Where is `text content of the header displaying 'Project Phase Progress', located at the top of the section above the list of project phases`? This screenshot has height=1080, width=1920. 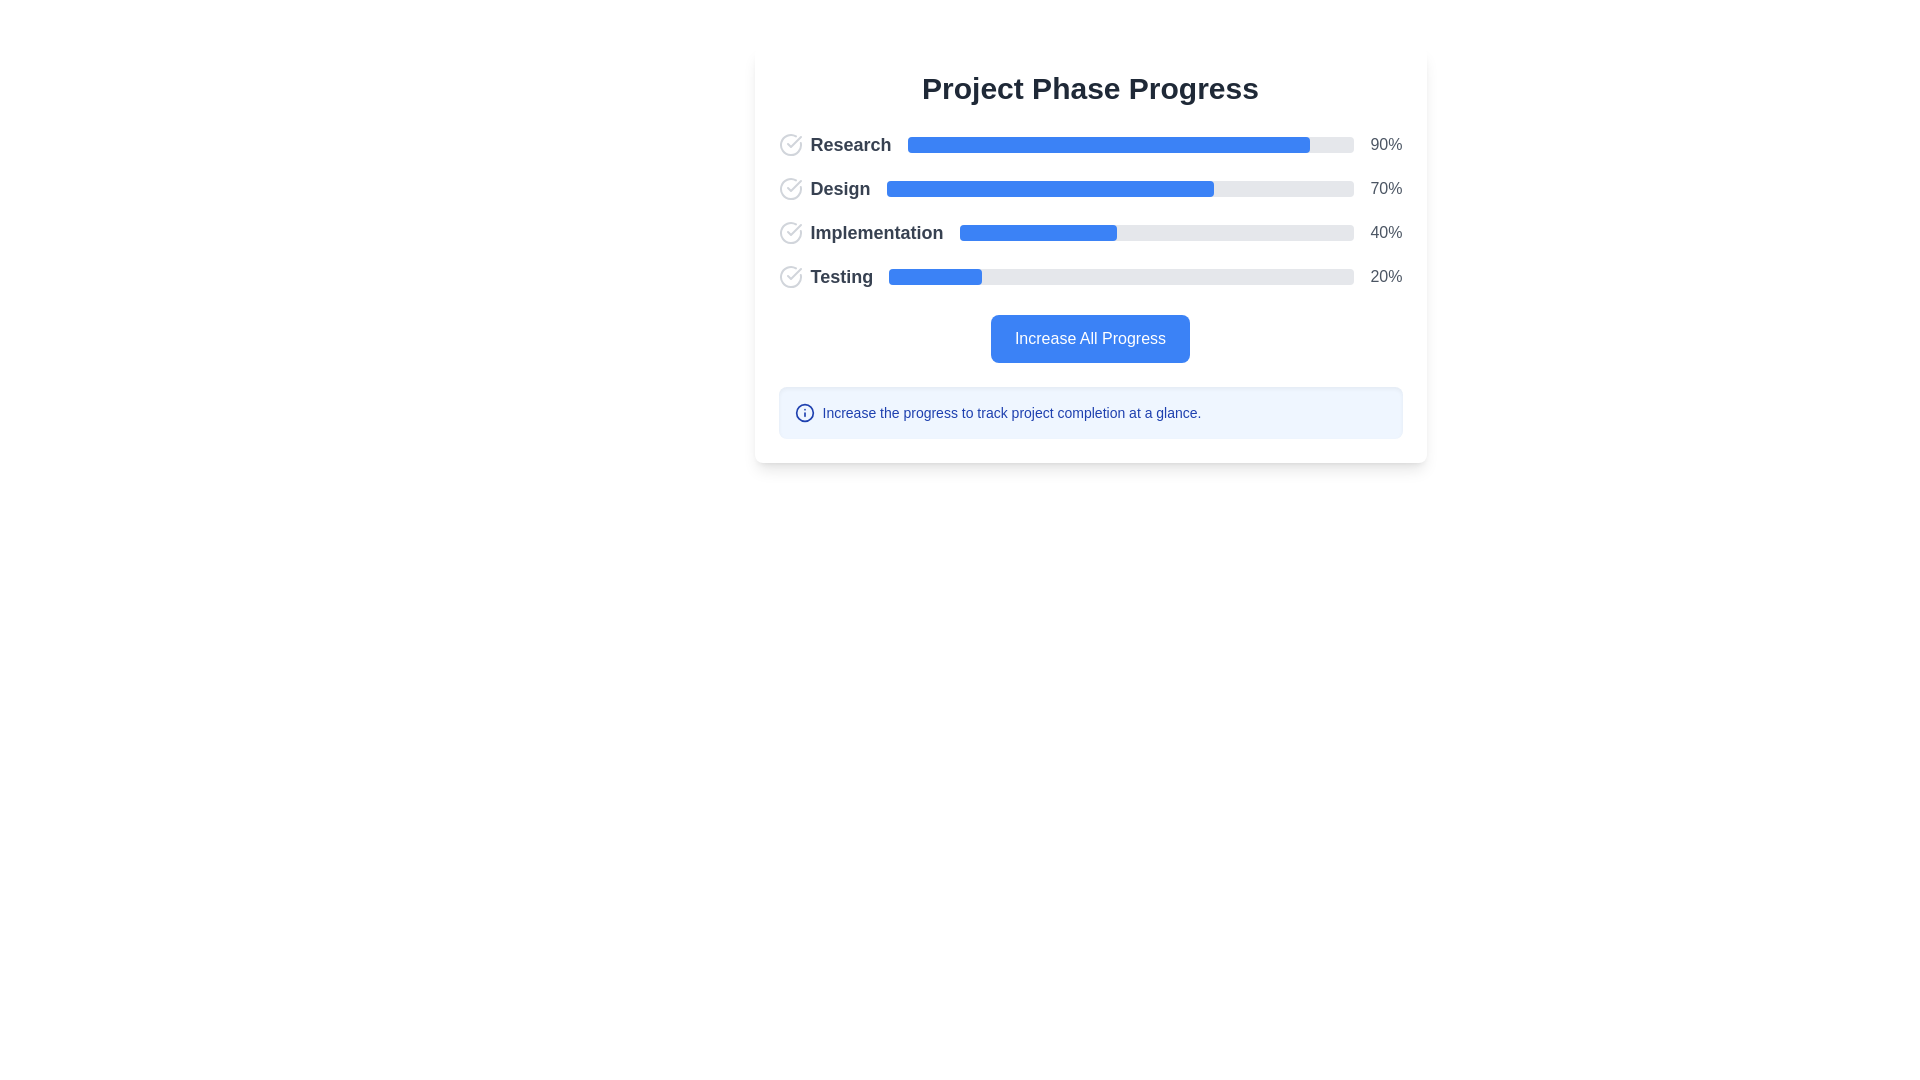
text content of the header displaying 'Project Phase Progress', located at the top of the section above the list of project phases is located at coordinates (1089, 87).